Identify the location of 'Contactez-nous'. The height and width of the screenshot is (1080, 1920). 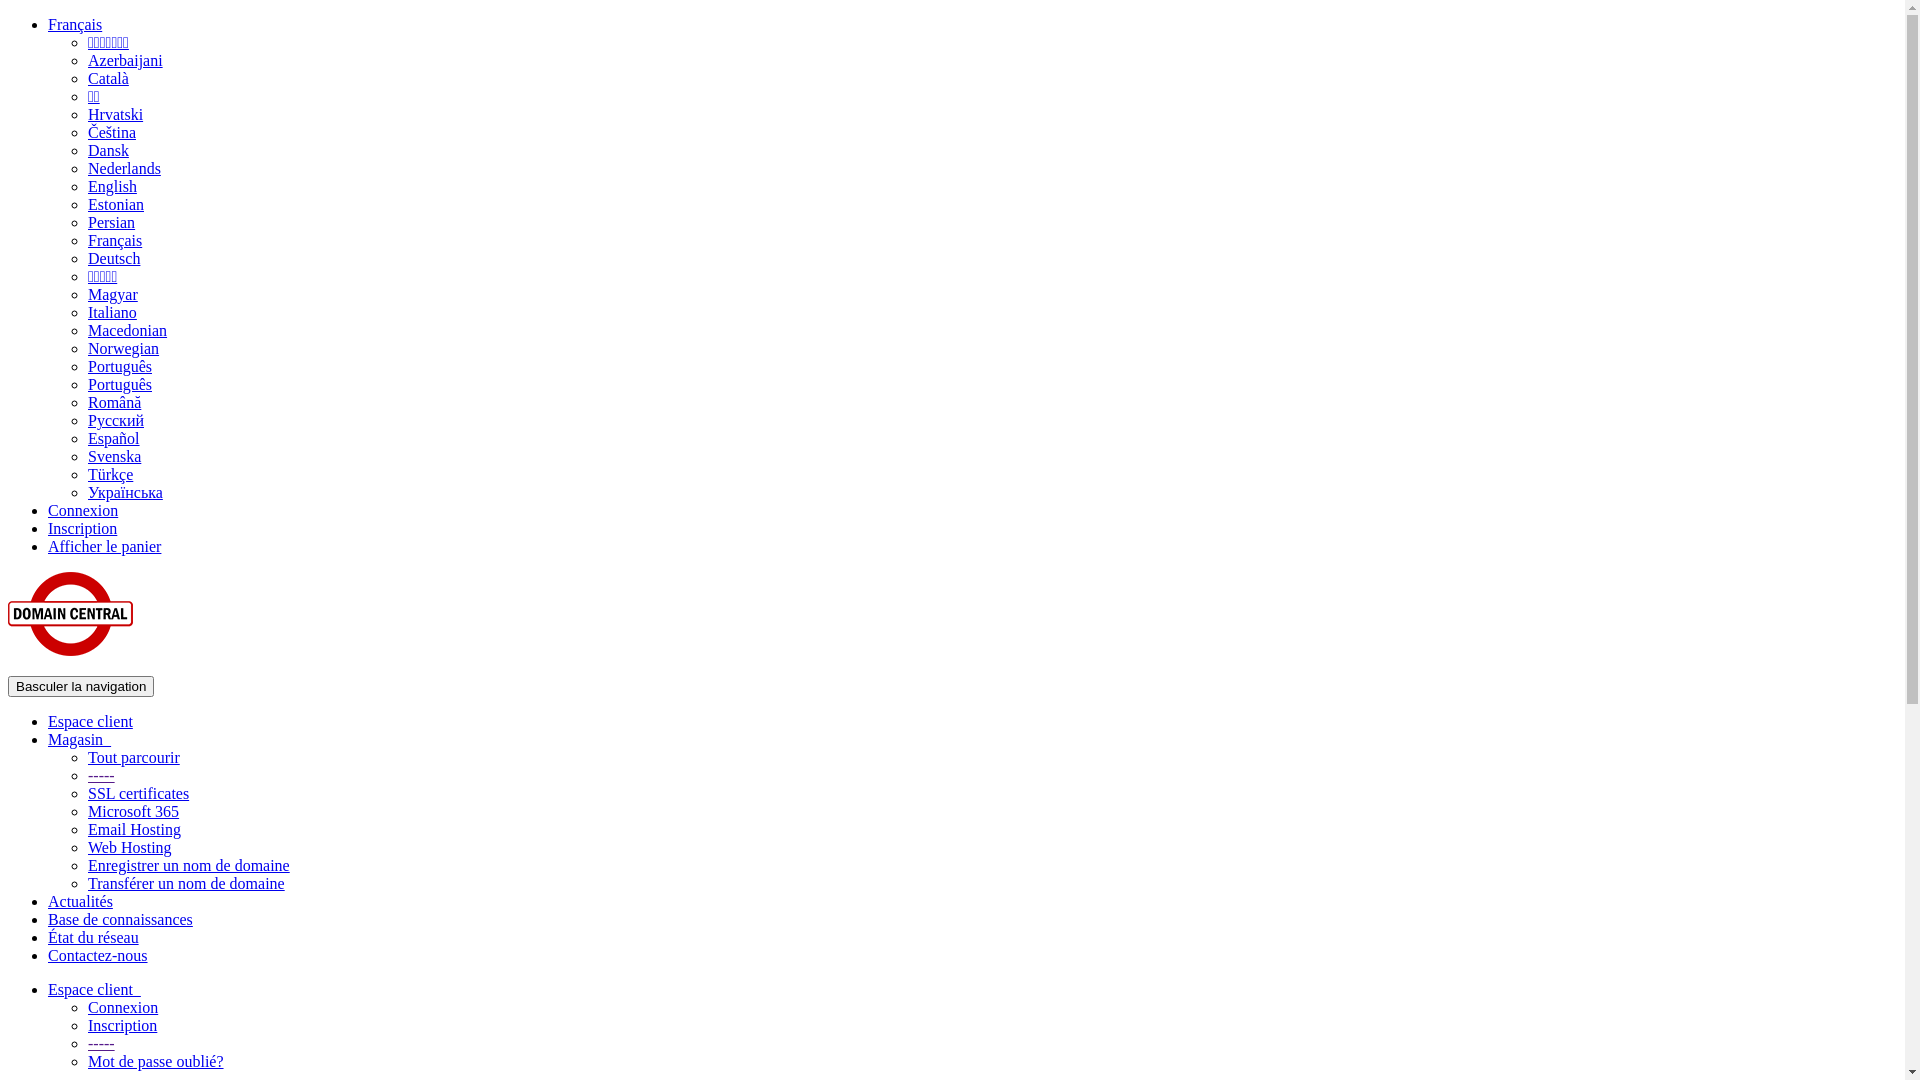
(96, 954).